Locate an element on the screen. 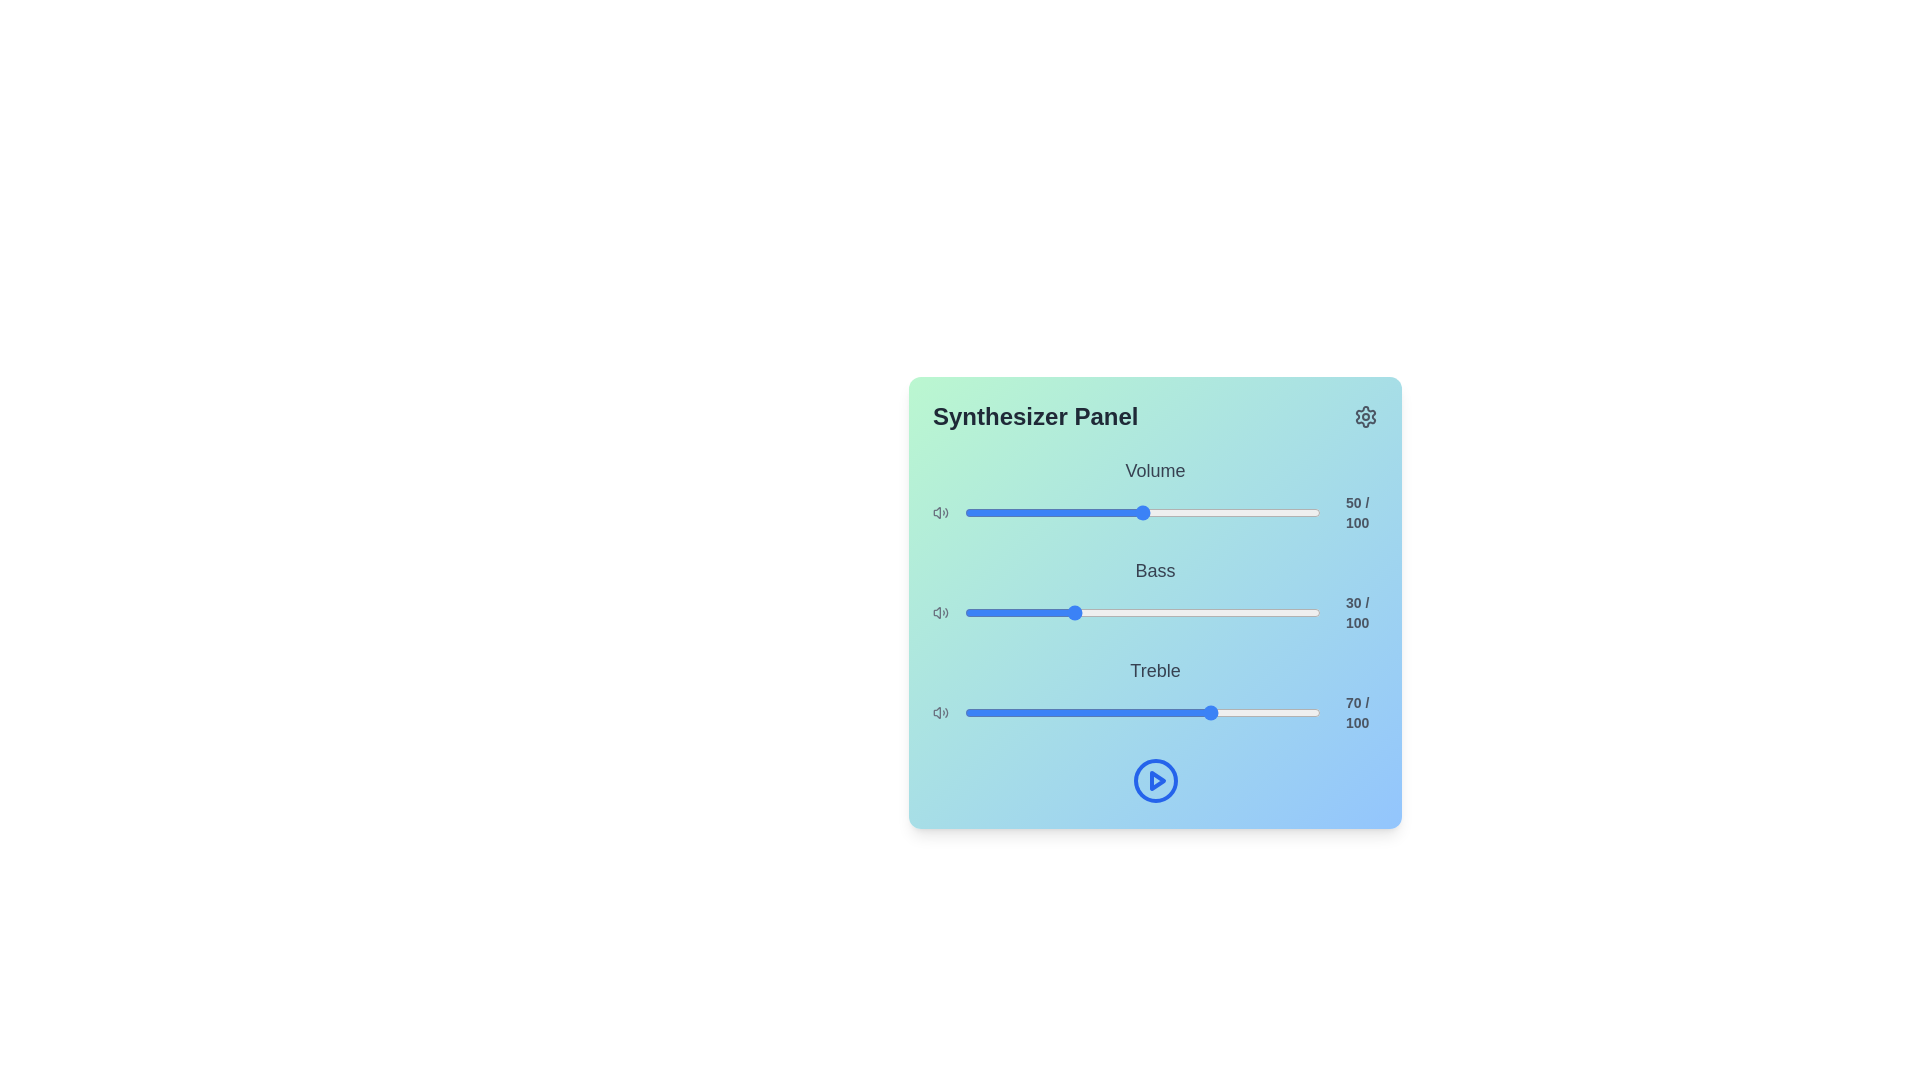 The height and width of the screenshot is (1080, 1920). settings icon to access options is located at coordinates (1365, 415).